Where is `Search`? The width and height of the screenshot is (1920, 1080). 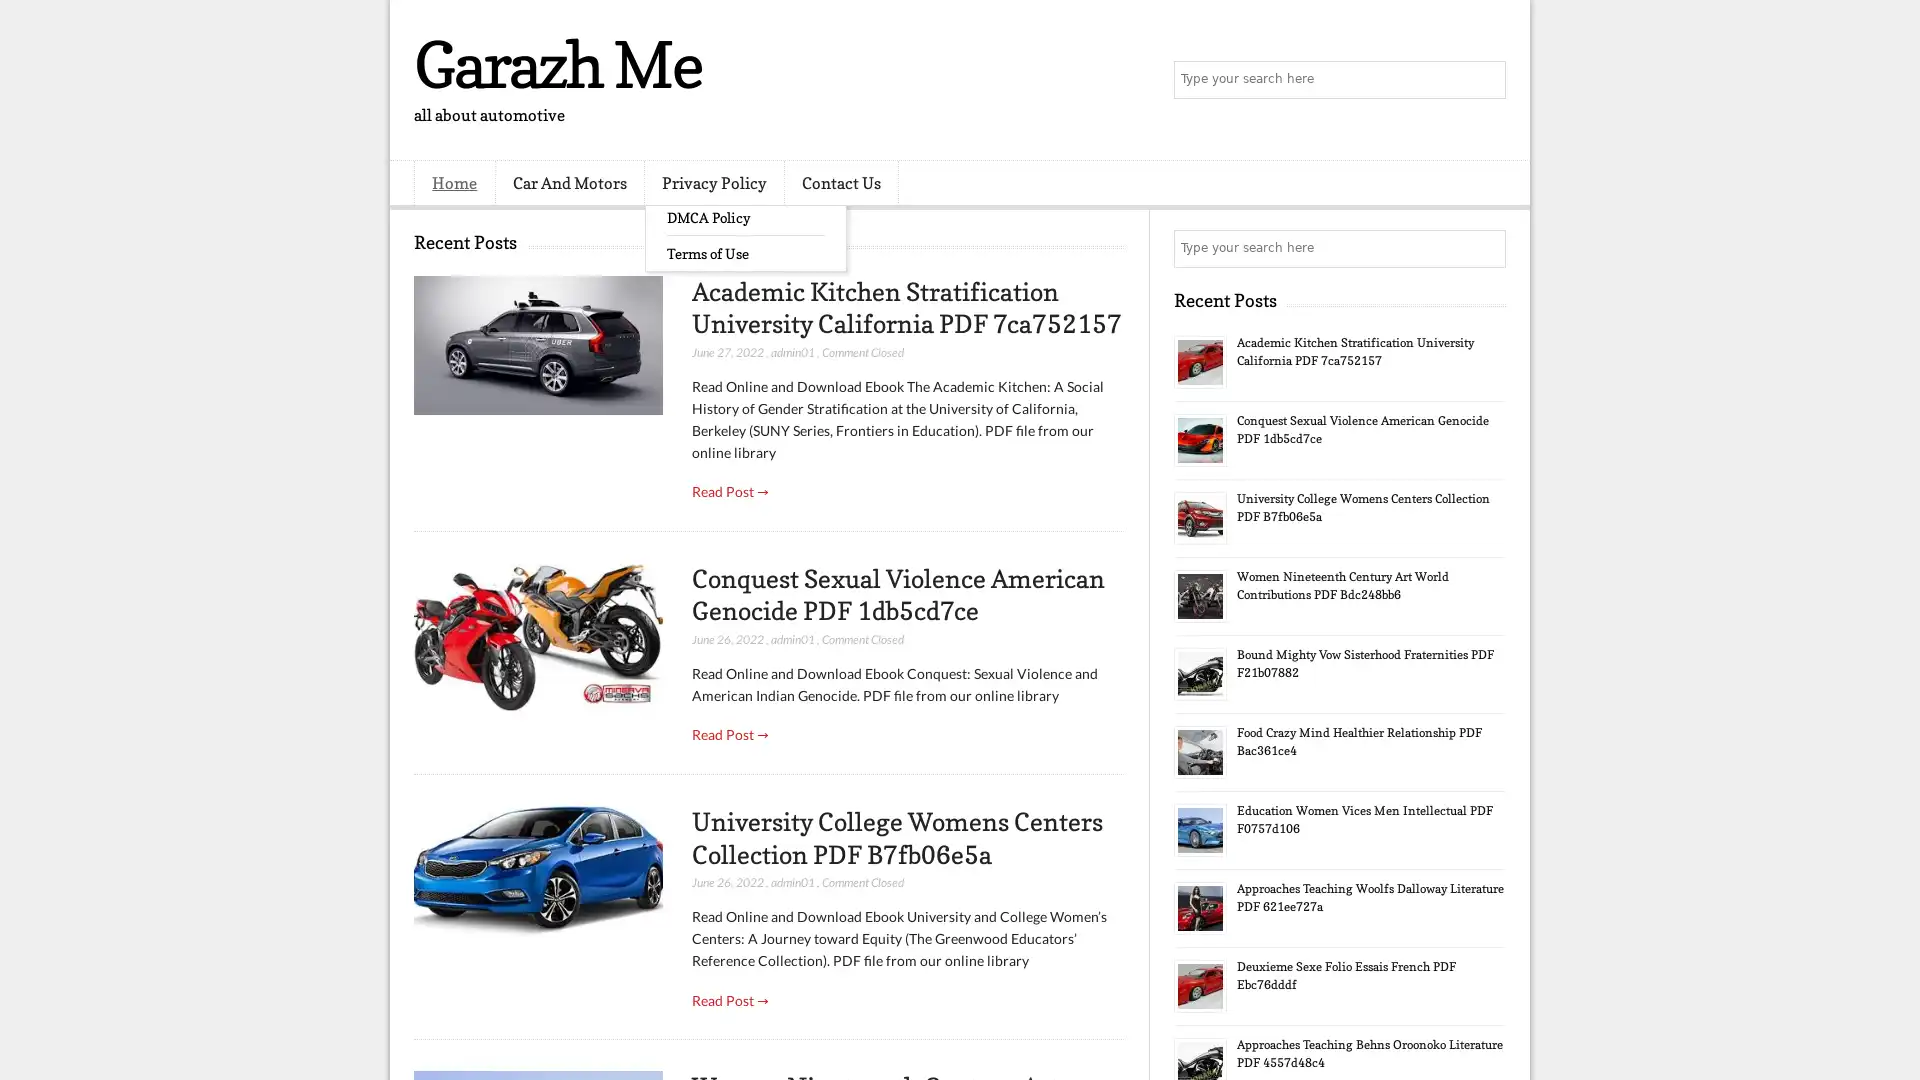 Search is located at coordinates (1485, 80).